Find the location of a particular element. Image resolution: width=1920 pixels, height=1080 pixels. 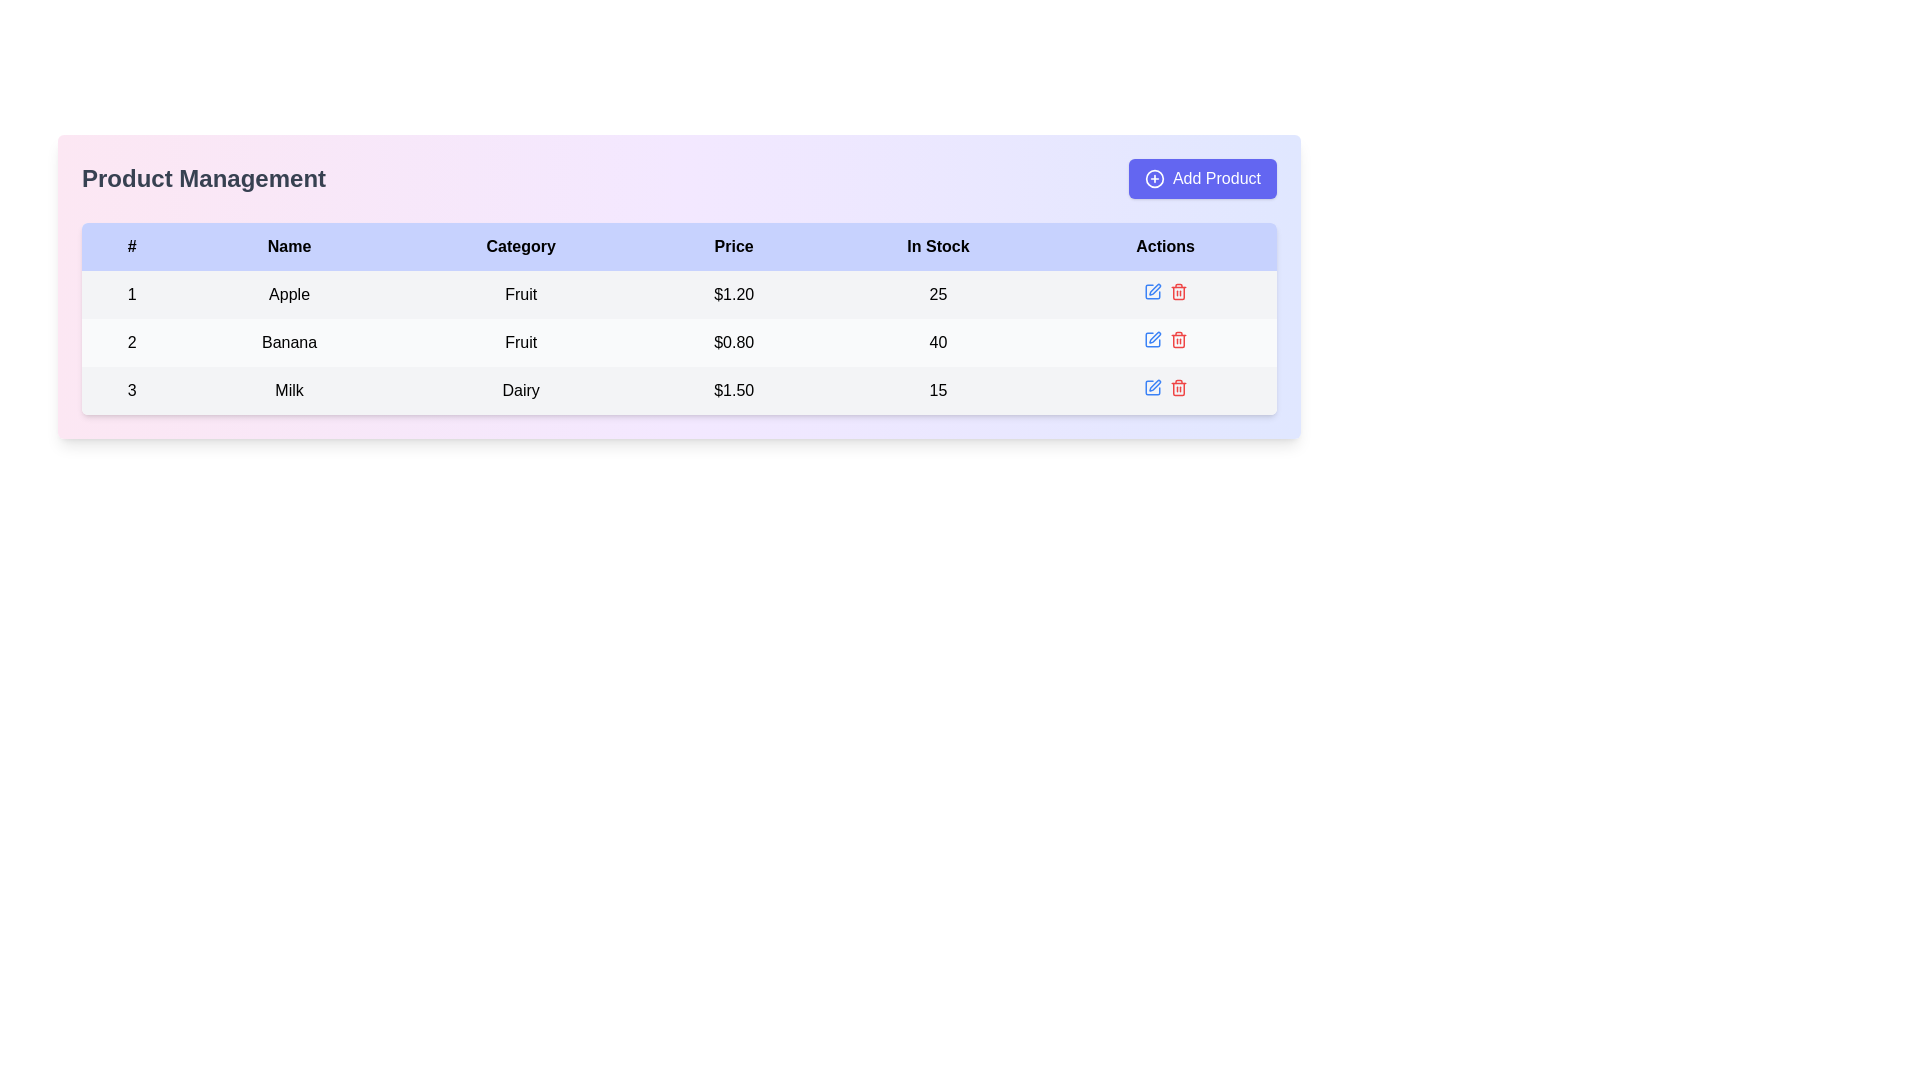

the prominent blue 'Add Product' button located in the top-right corner of the interface to initiate the action of adding a new product is located at coordinates (1201, 177).